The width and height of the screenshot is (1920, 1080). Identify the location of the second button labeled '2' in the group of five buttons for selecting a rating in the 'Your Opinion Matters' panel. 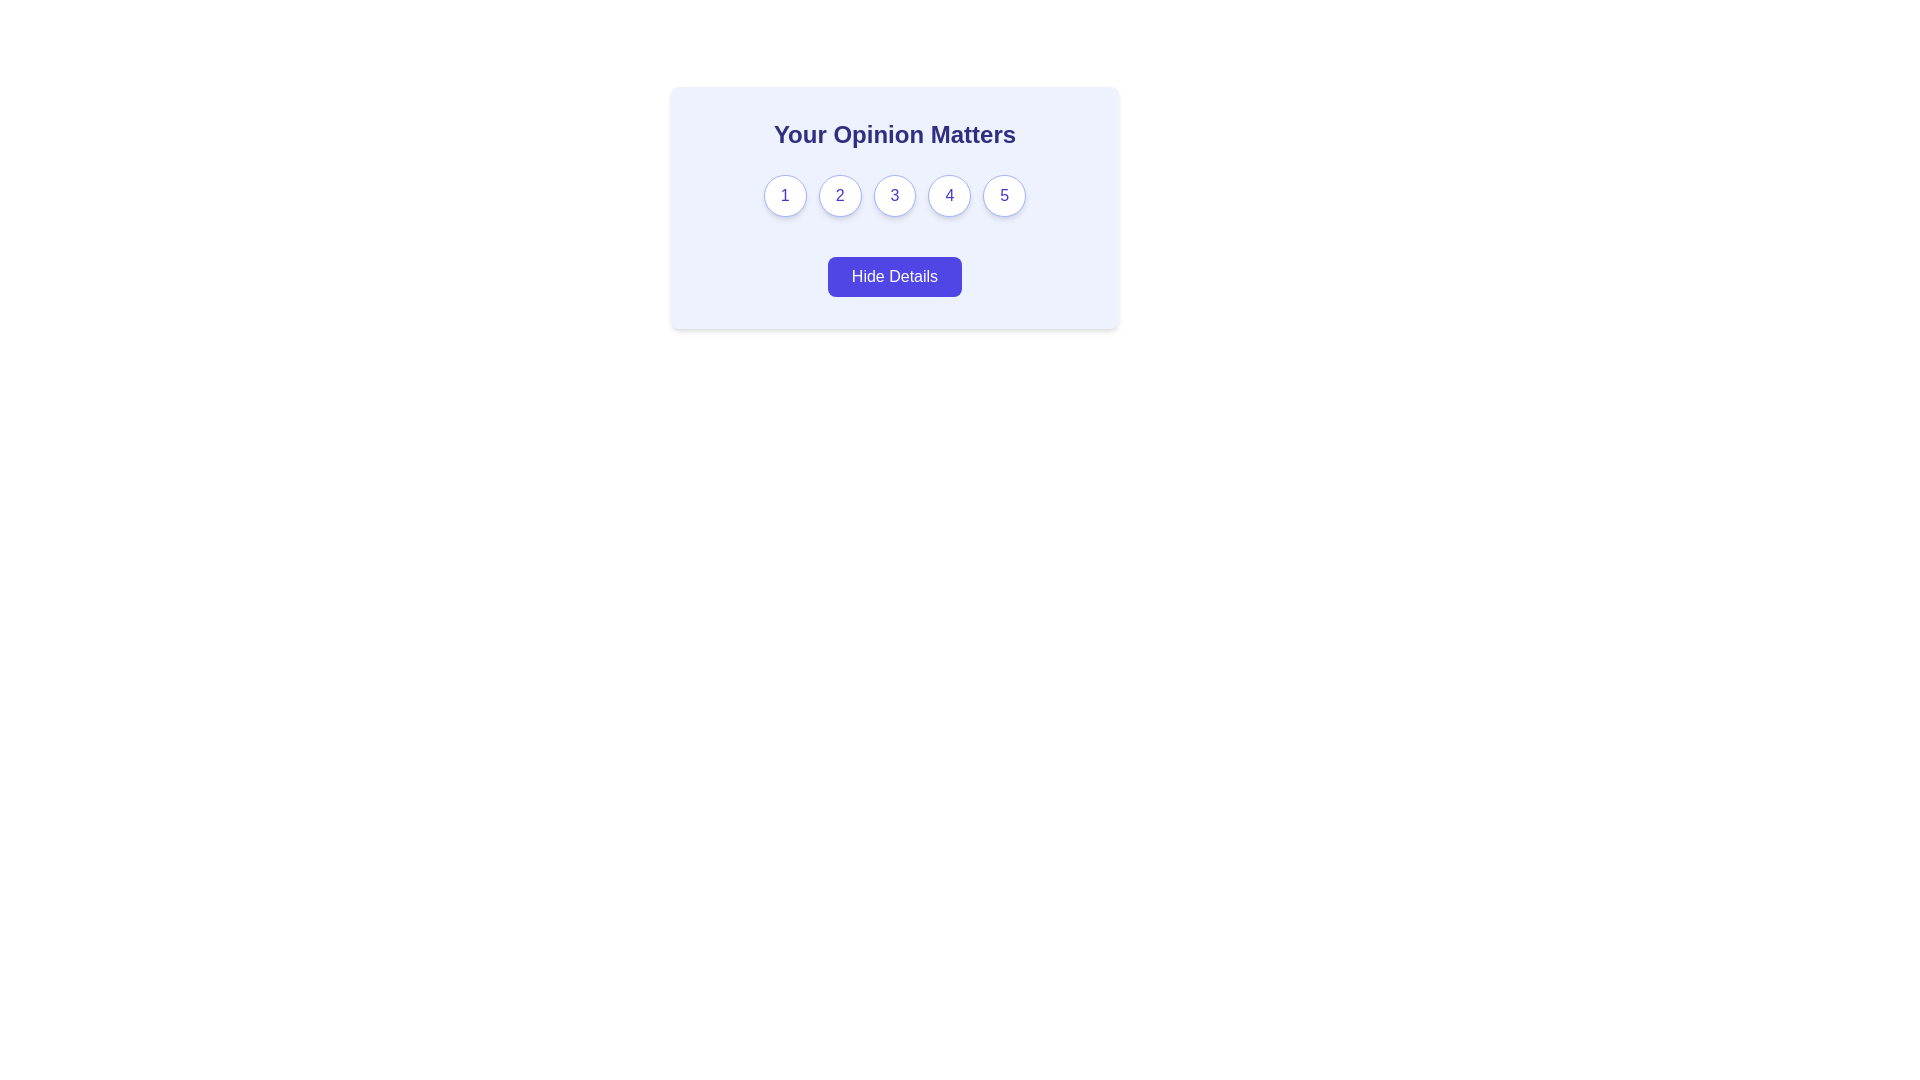
(840, 196).